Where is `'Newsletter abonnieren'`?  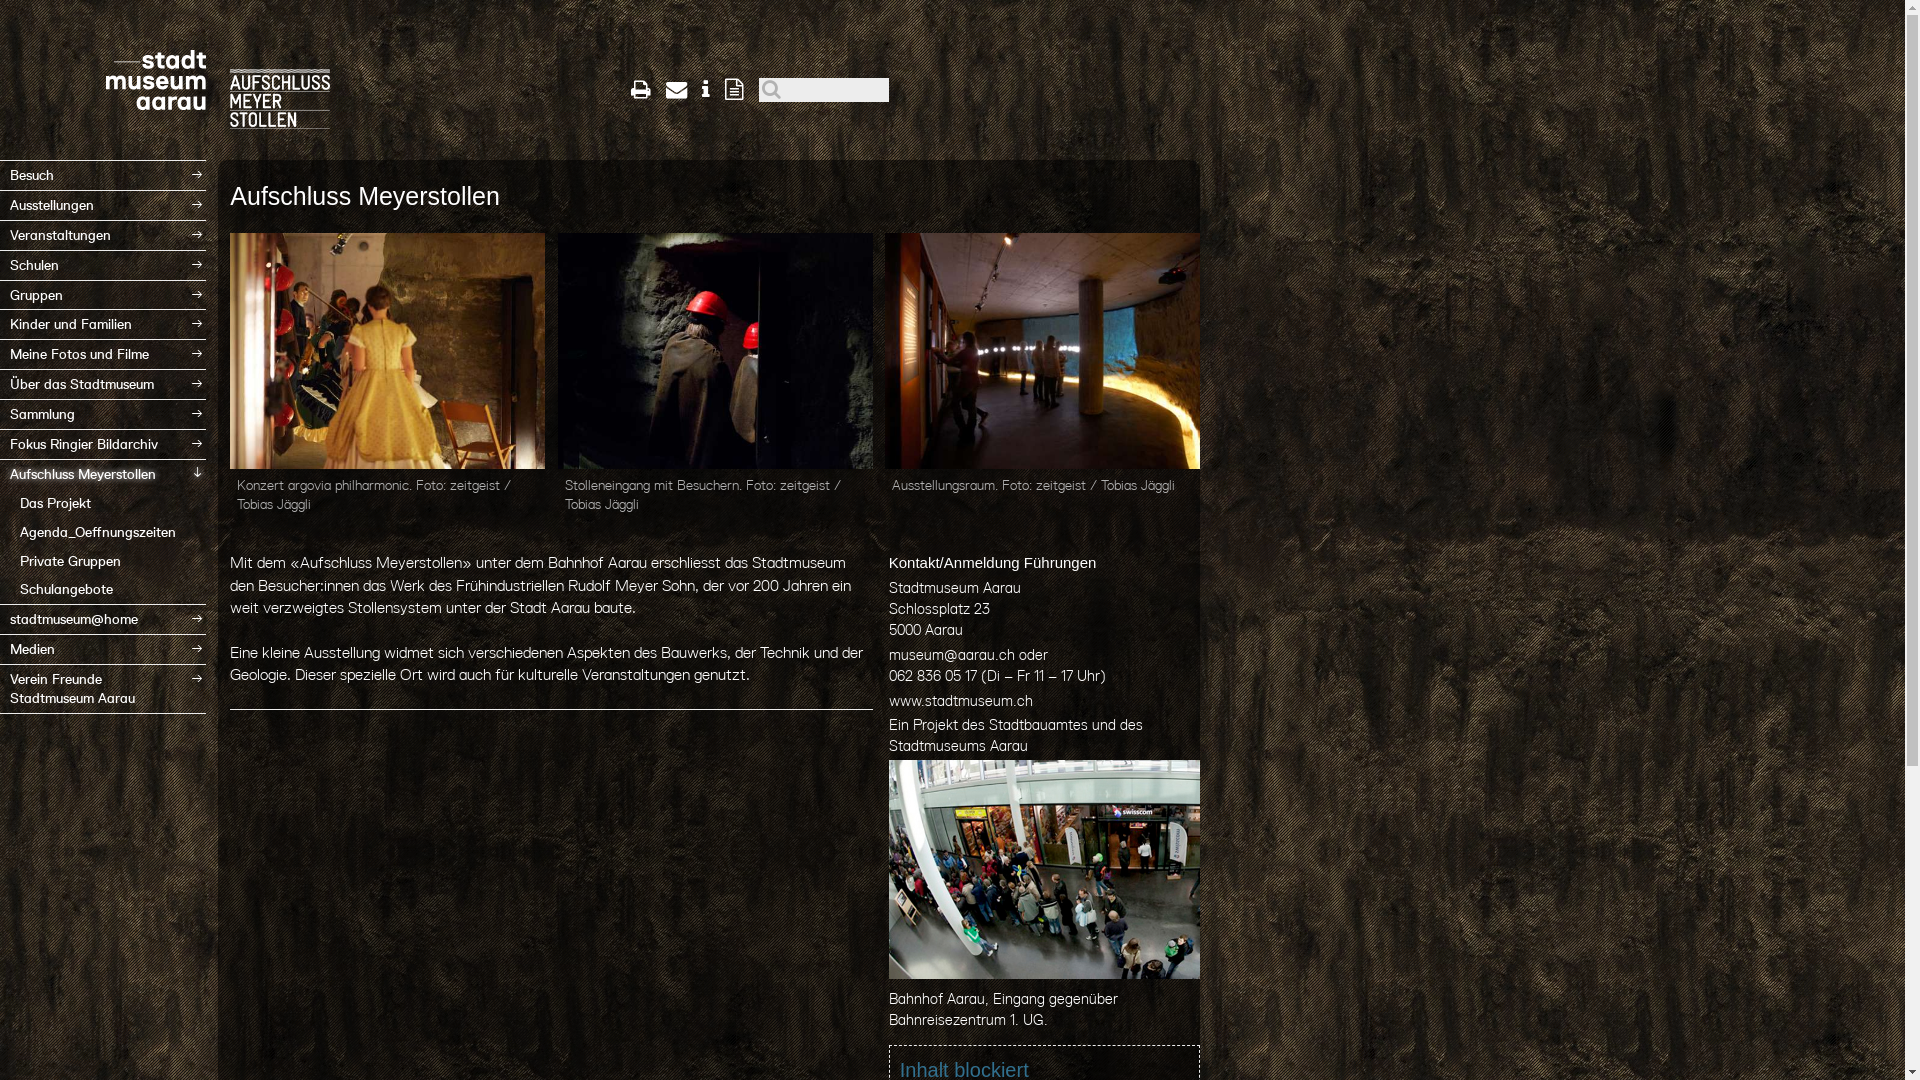
'Newsletter abonnieren' is located at coordinates (733, 88).